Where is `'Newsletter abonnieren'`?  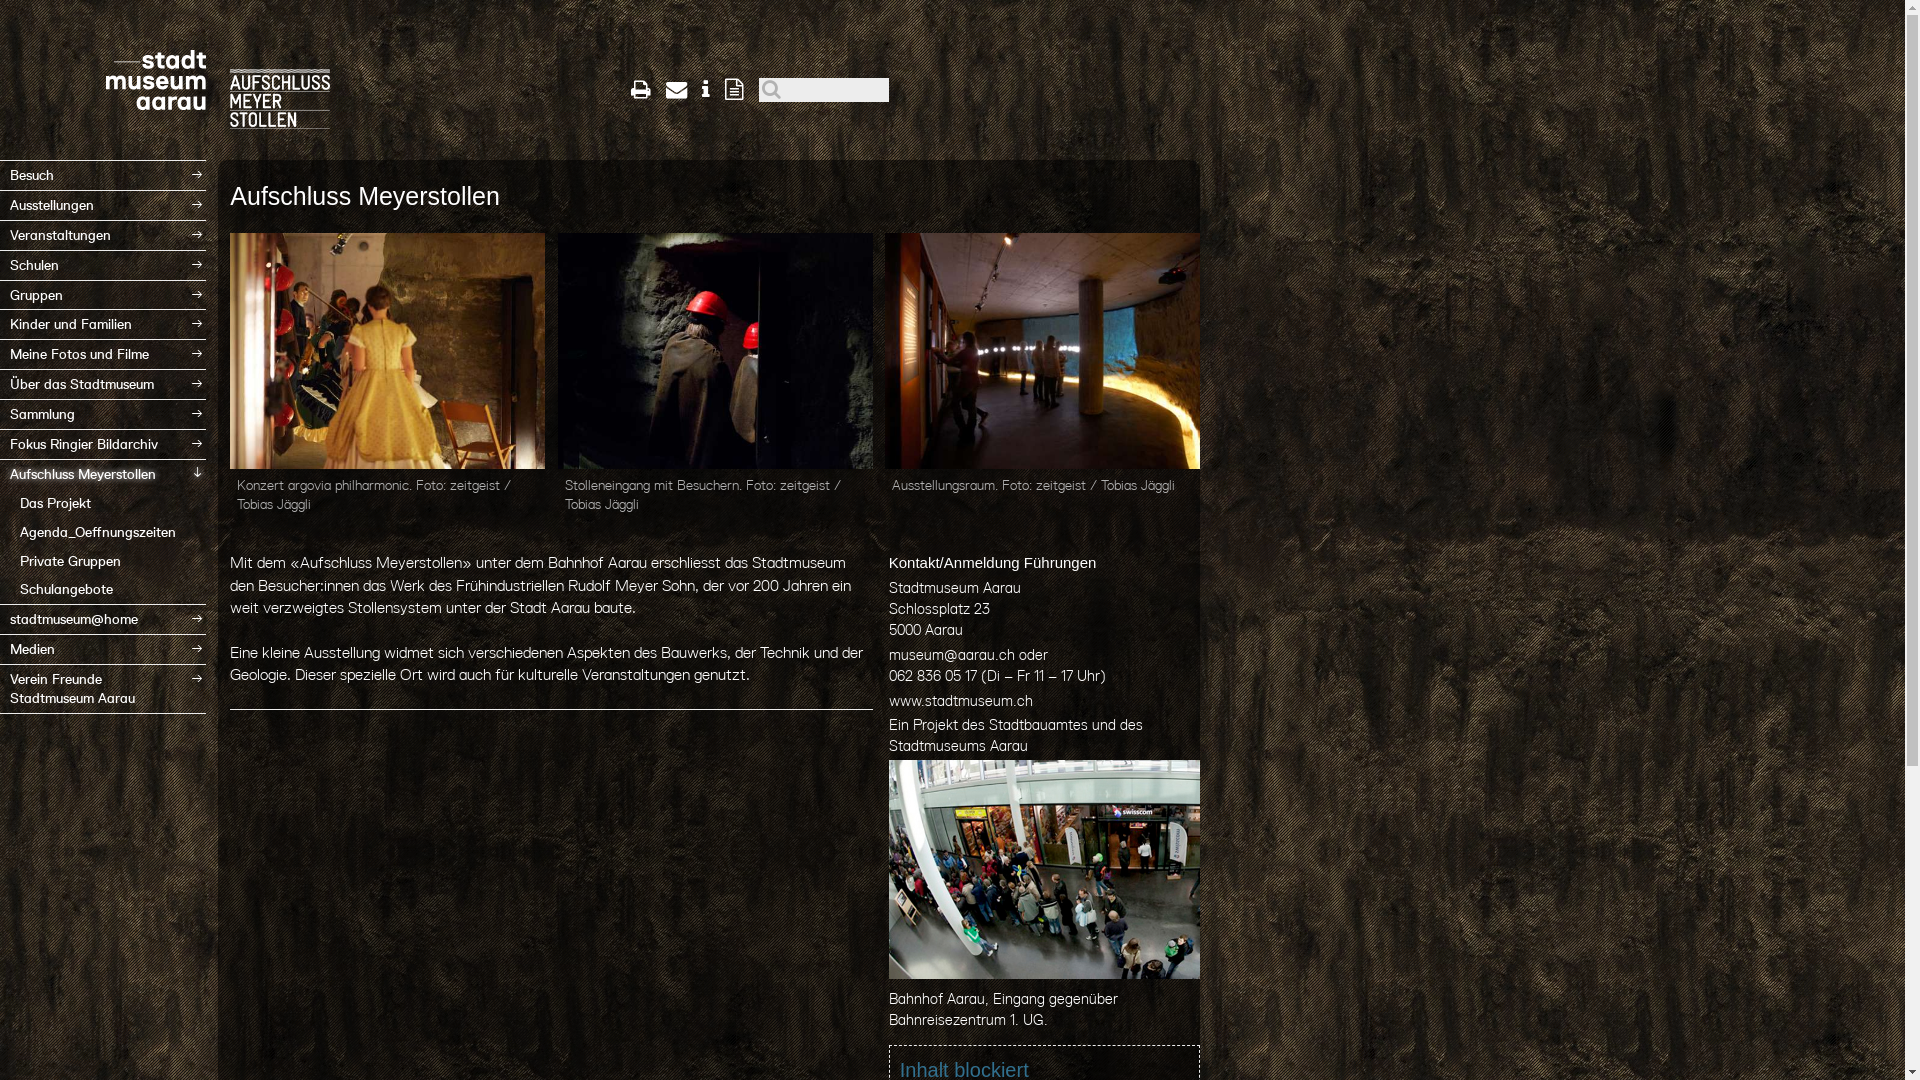
'Newsletter abonnieren' is located at coordinates (733, 88).